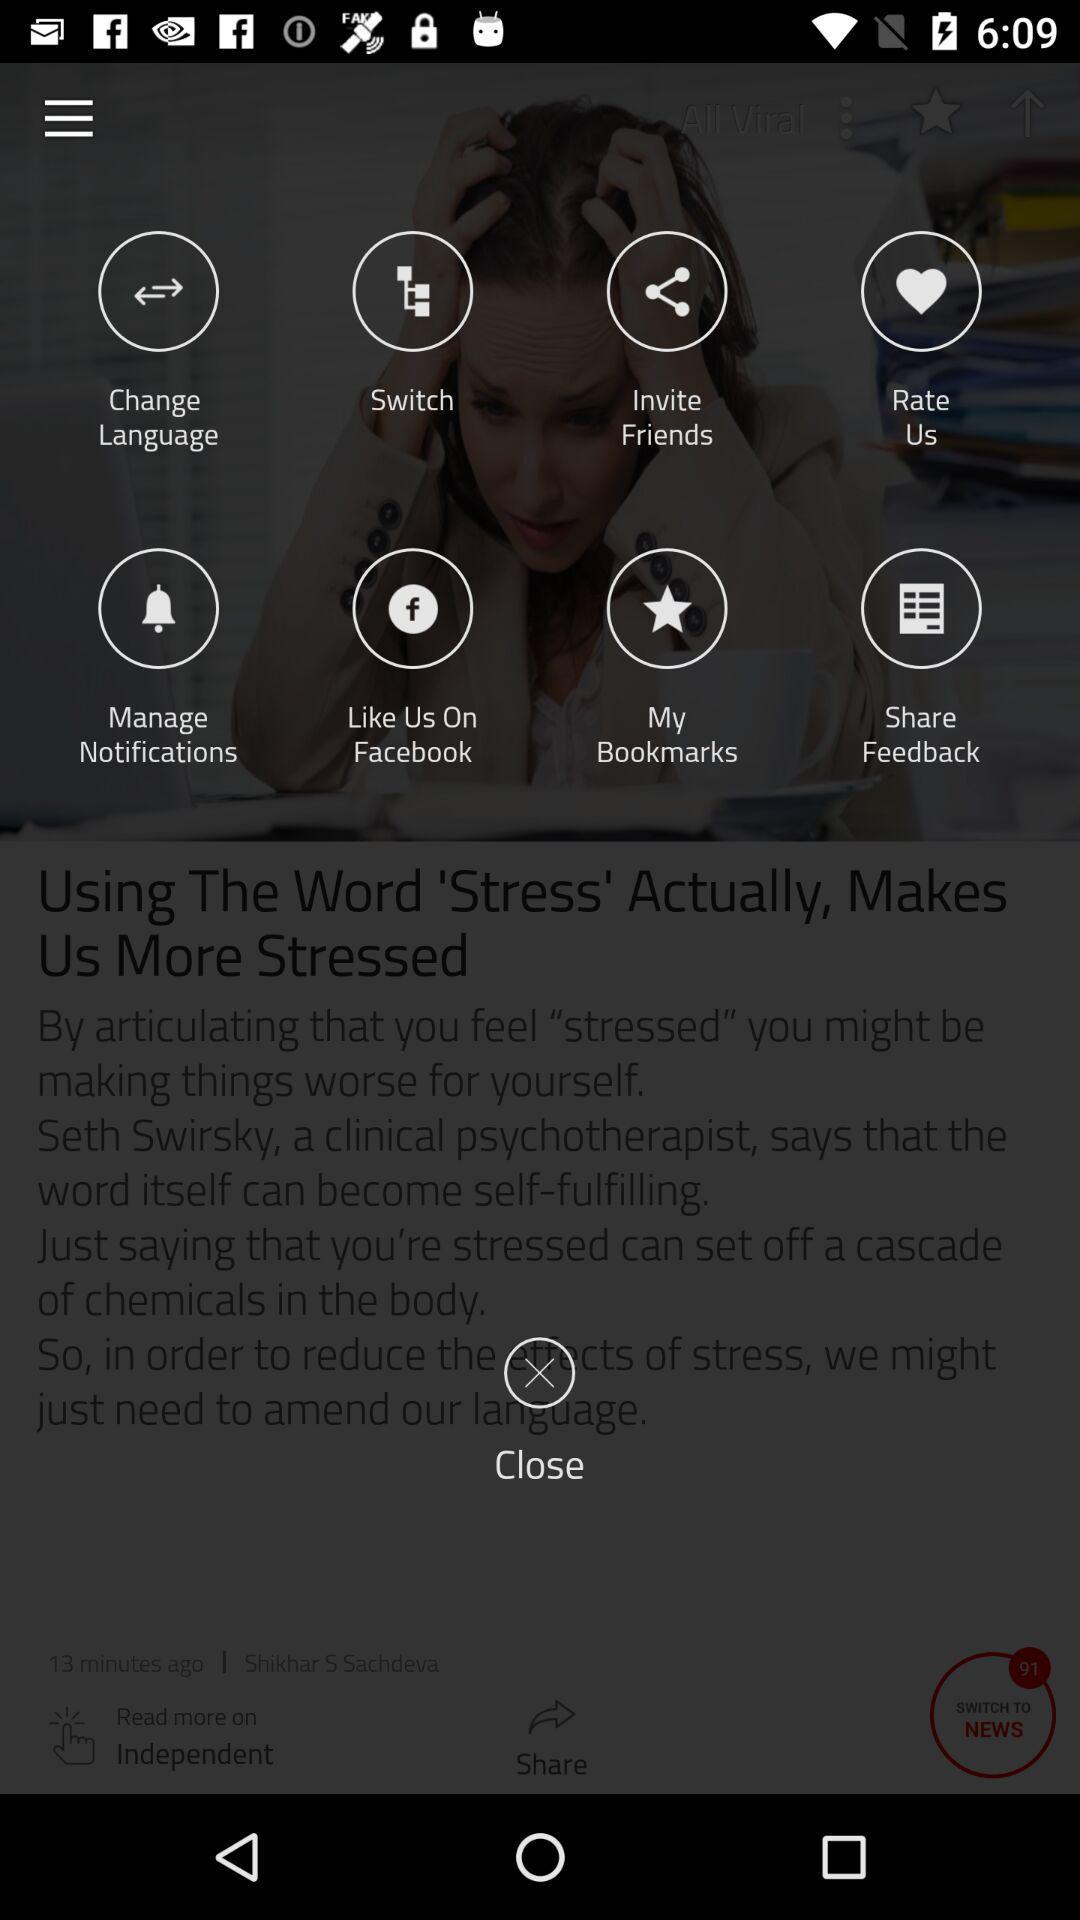  I want to click on the star icon, so click(935, 109).